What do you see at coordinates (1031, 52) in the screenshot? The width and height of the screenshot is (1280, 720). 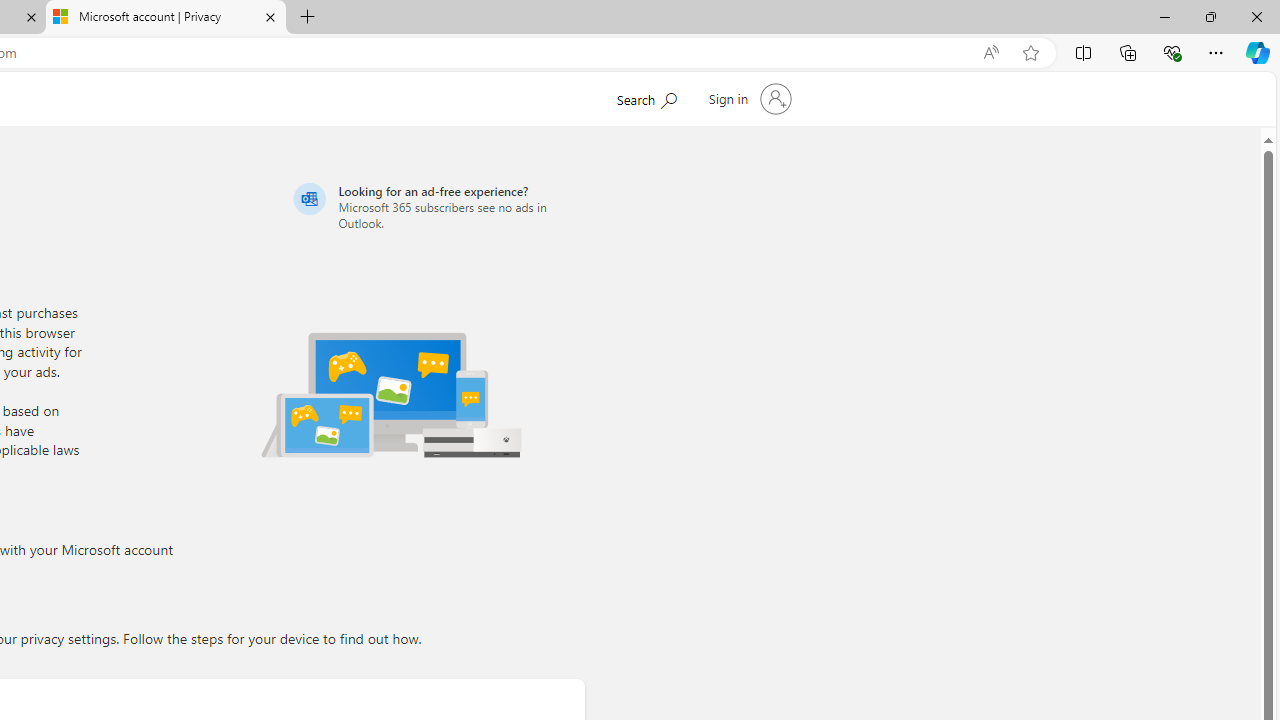 I see `'Add this page to favorites (Ctrl+D)'` at bounding box center [1031, 52].